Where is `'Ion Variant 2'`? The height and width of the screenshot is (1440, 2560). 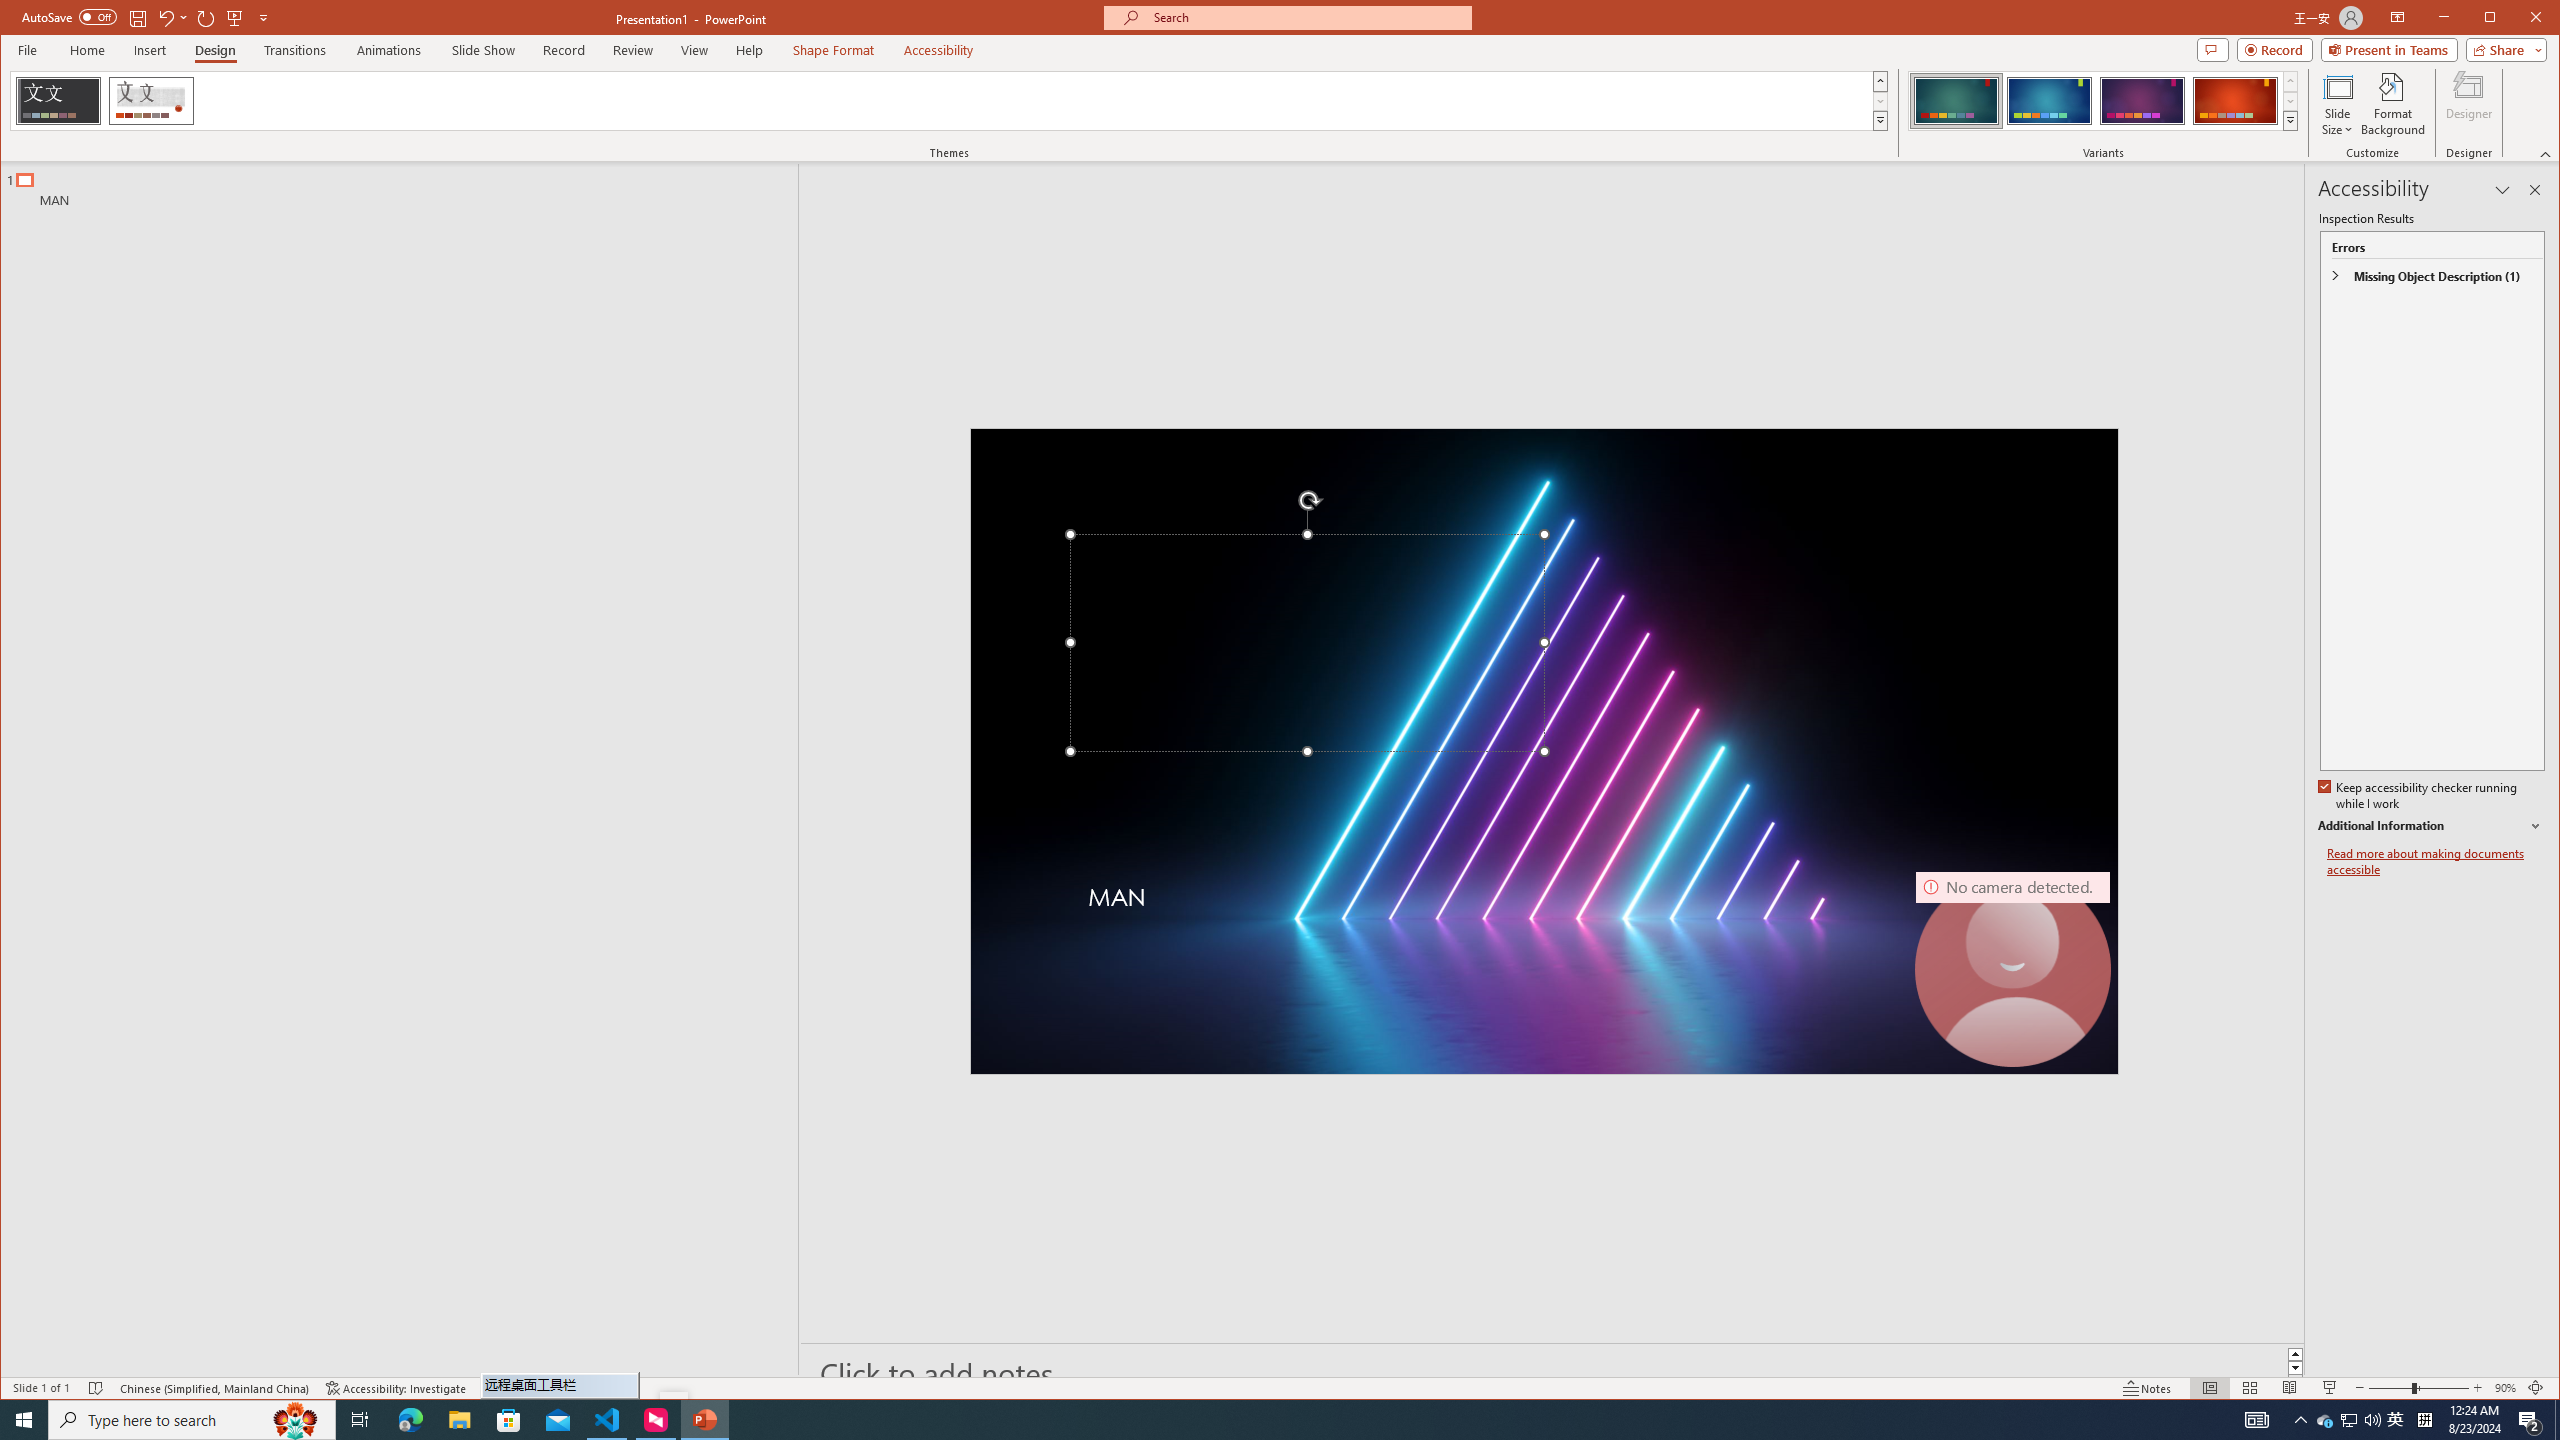 'Ion Variant 2' is located at coordinates (2049, 100).